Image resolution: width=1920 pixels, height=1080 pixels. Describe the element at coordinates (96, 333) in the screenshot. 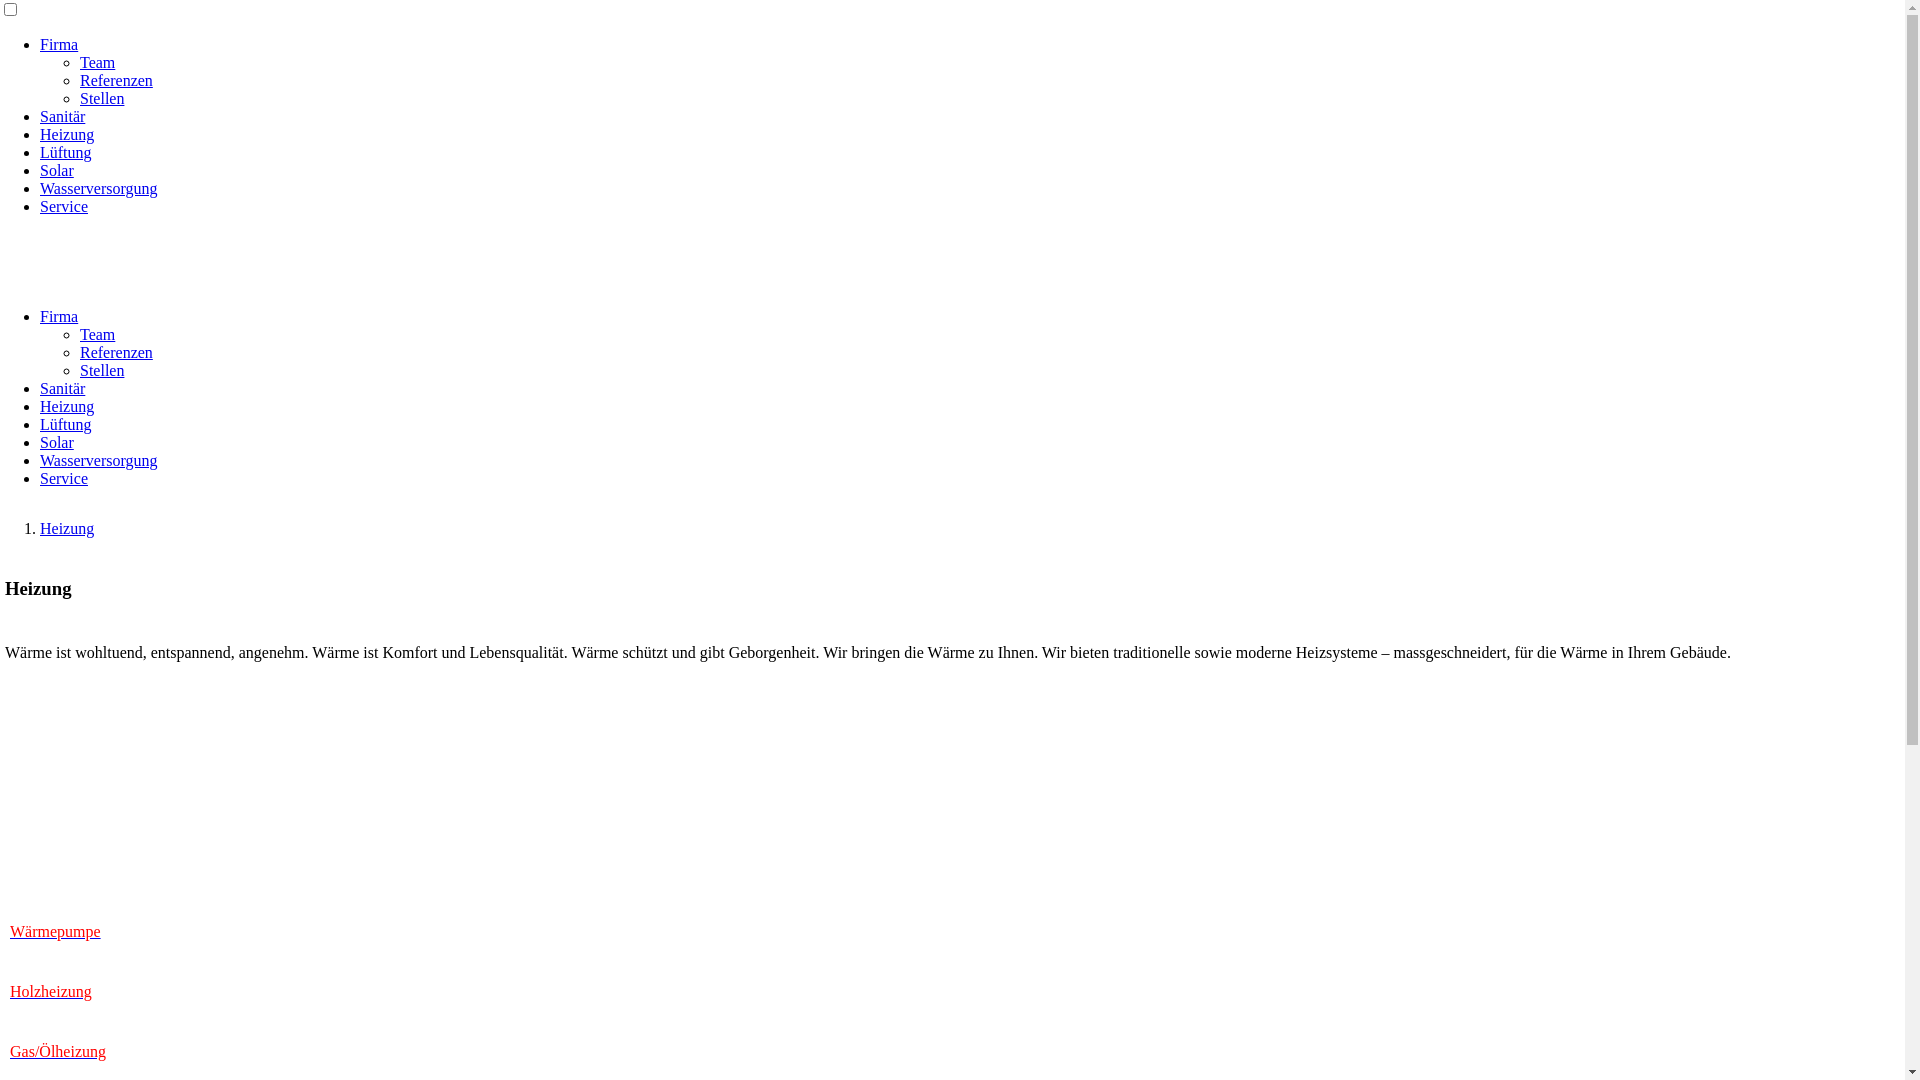

I see `'Team'` at that location.